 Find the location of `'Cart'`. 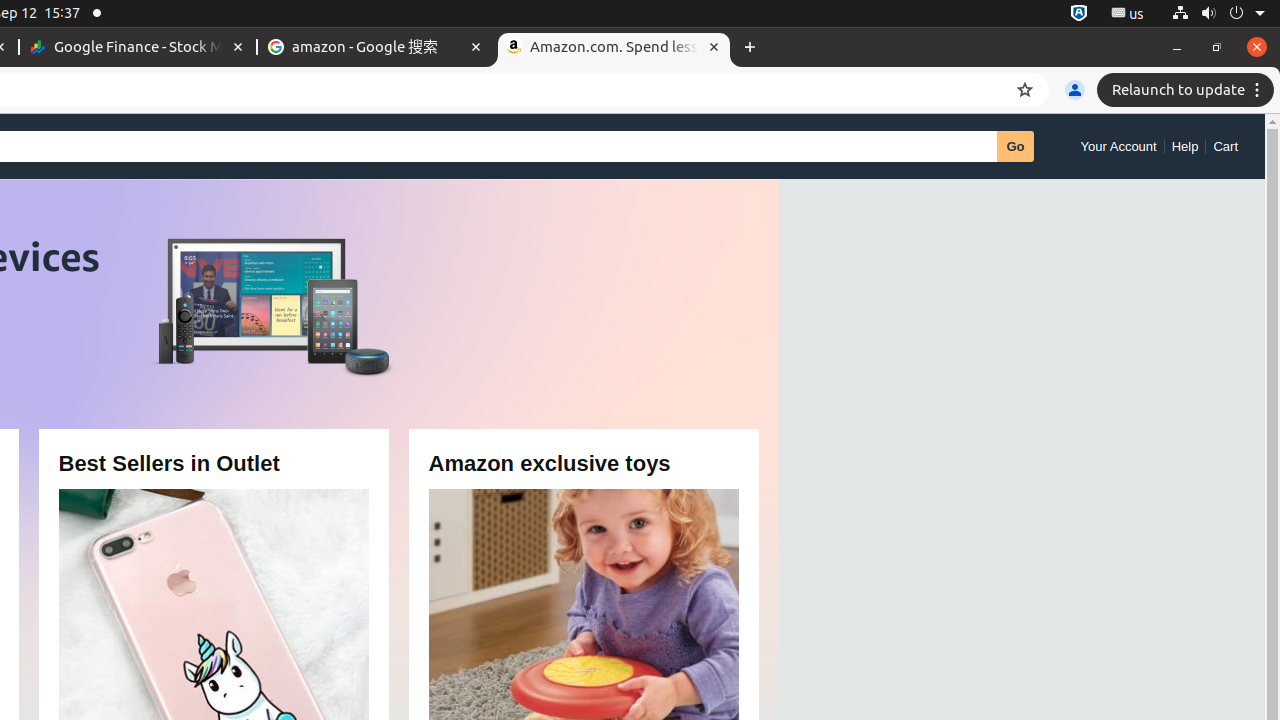

'Cart' is located at coordinates (1224, 145).